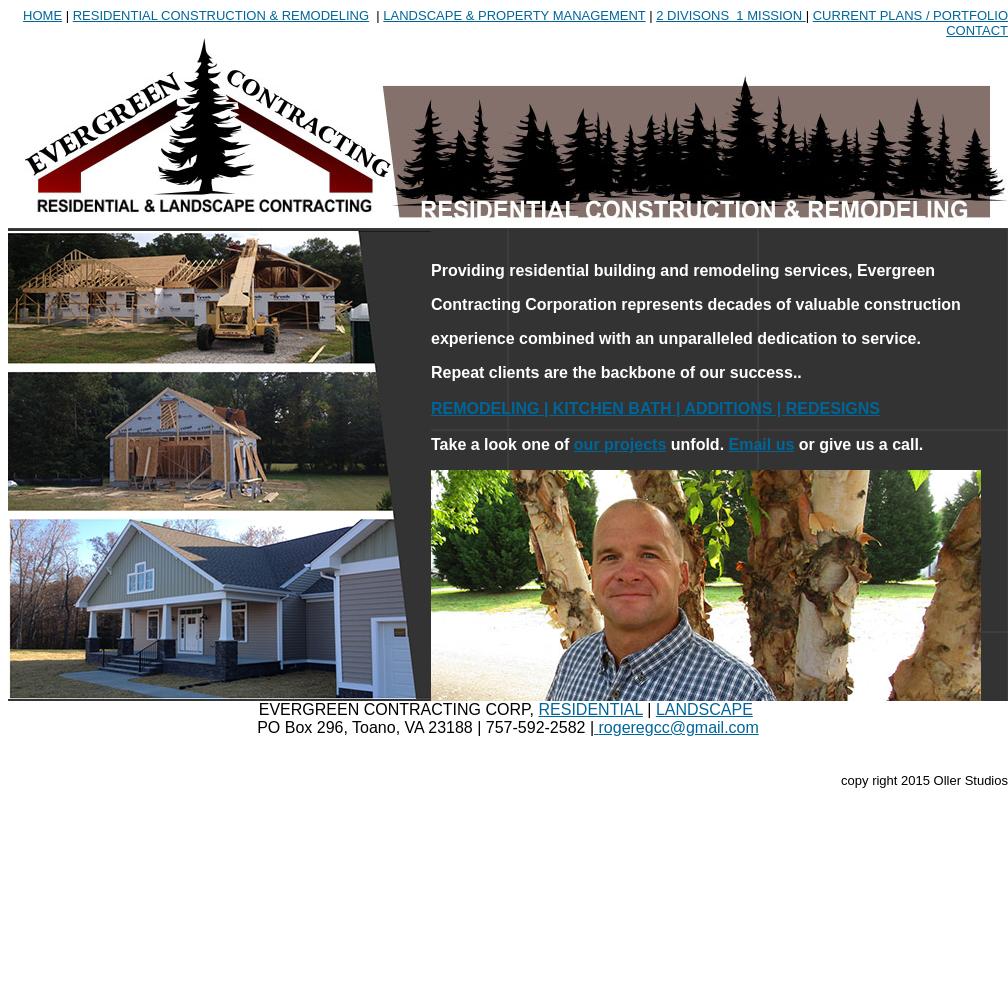 This screenshot has height=1000, width=1008. I want to click on 'or give us a call.', so click(858, 443).